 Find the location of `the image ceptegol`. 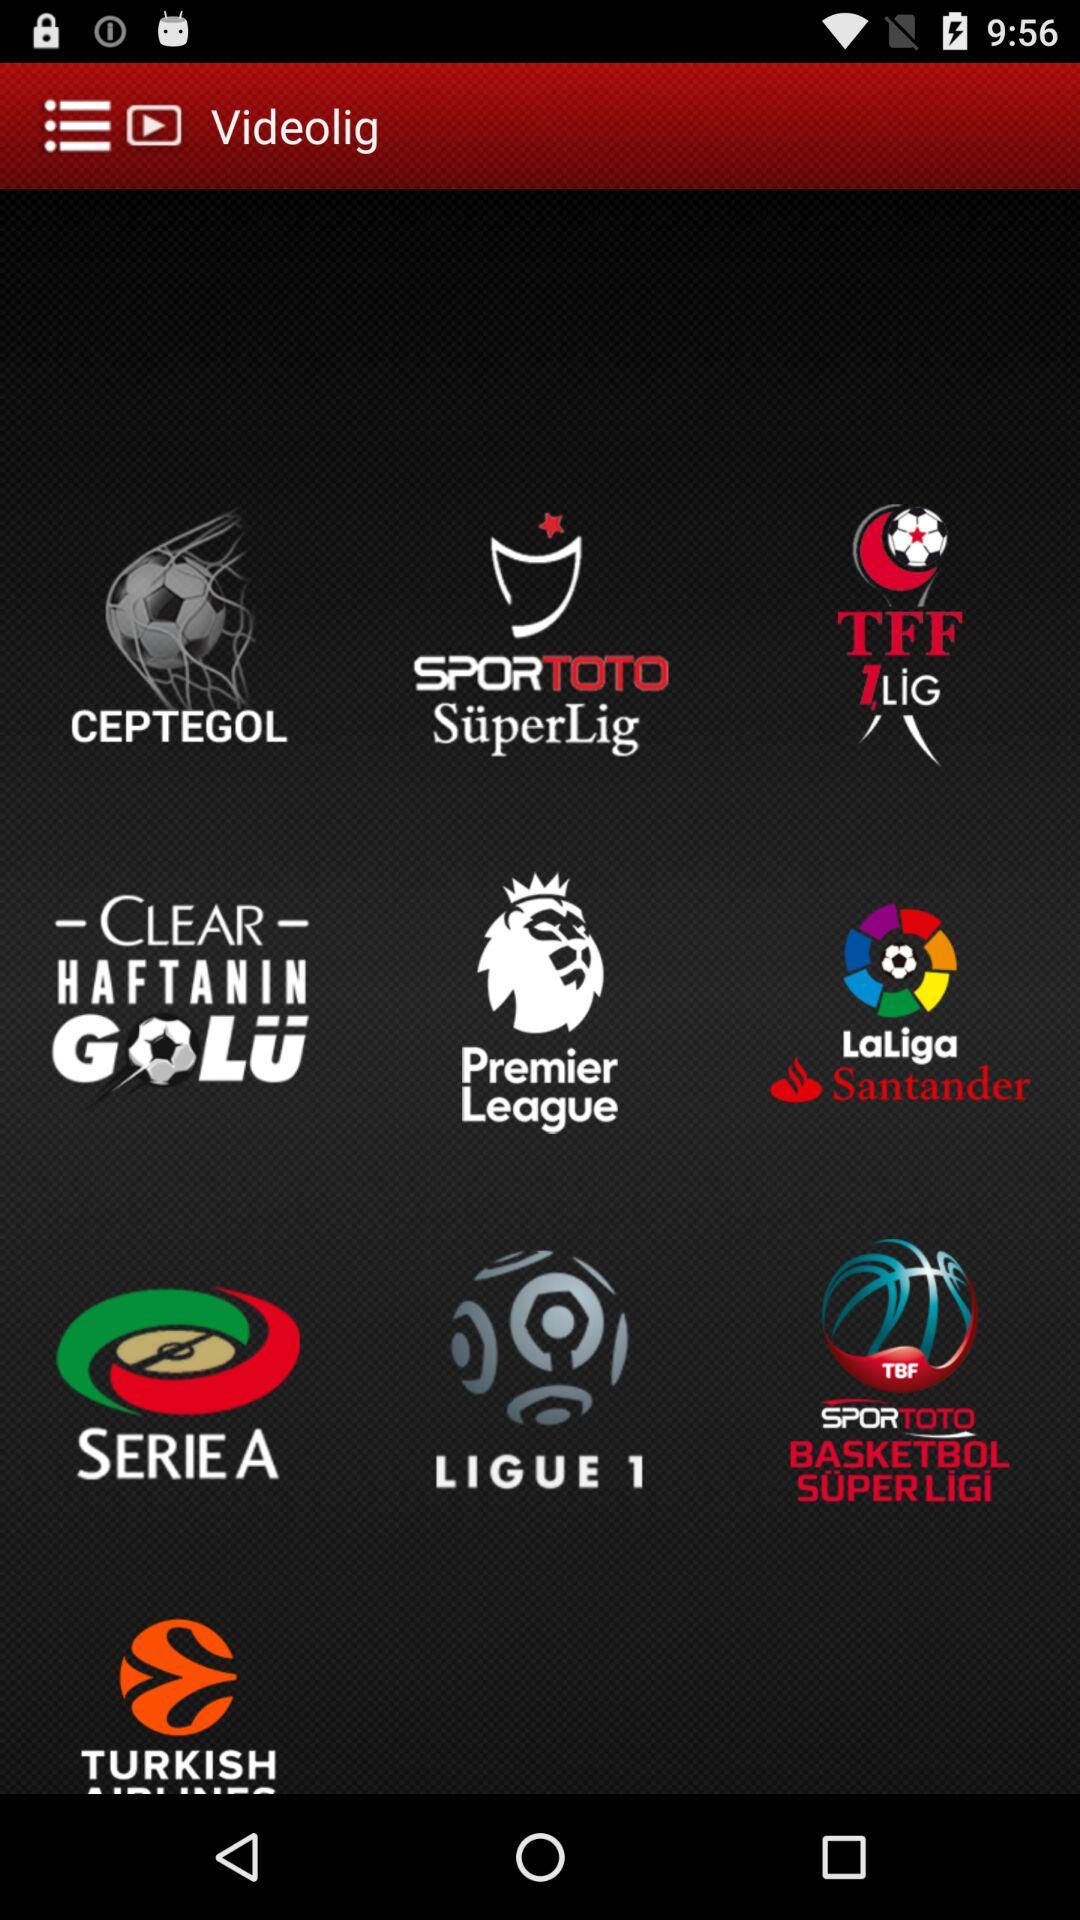

the image ceptegol is located at coordinates (180, 634).